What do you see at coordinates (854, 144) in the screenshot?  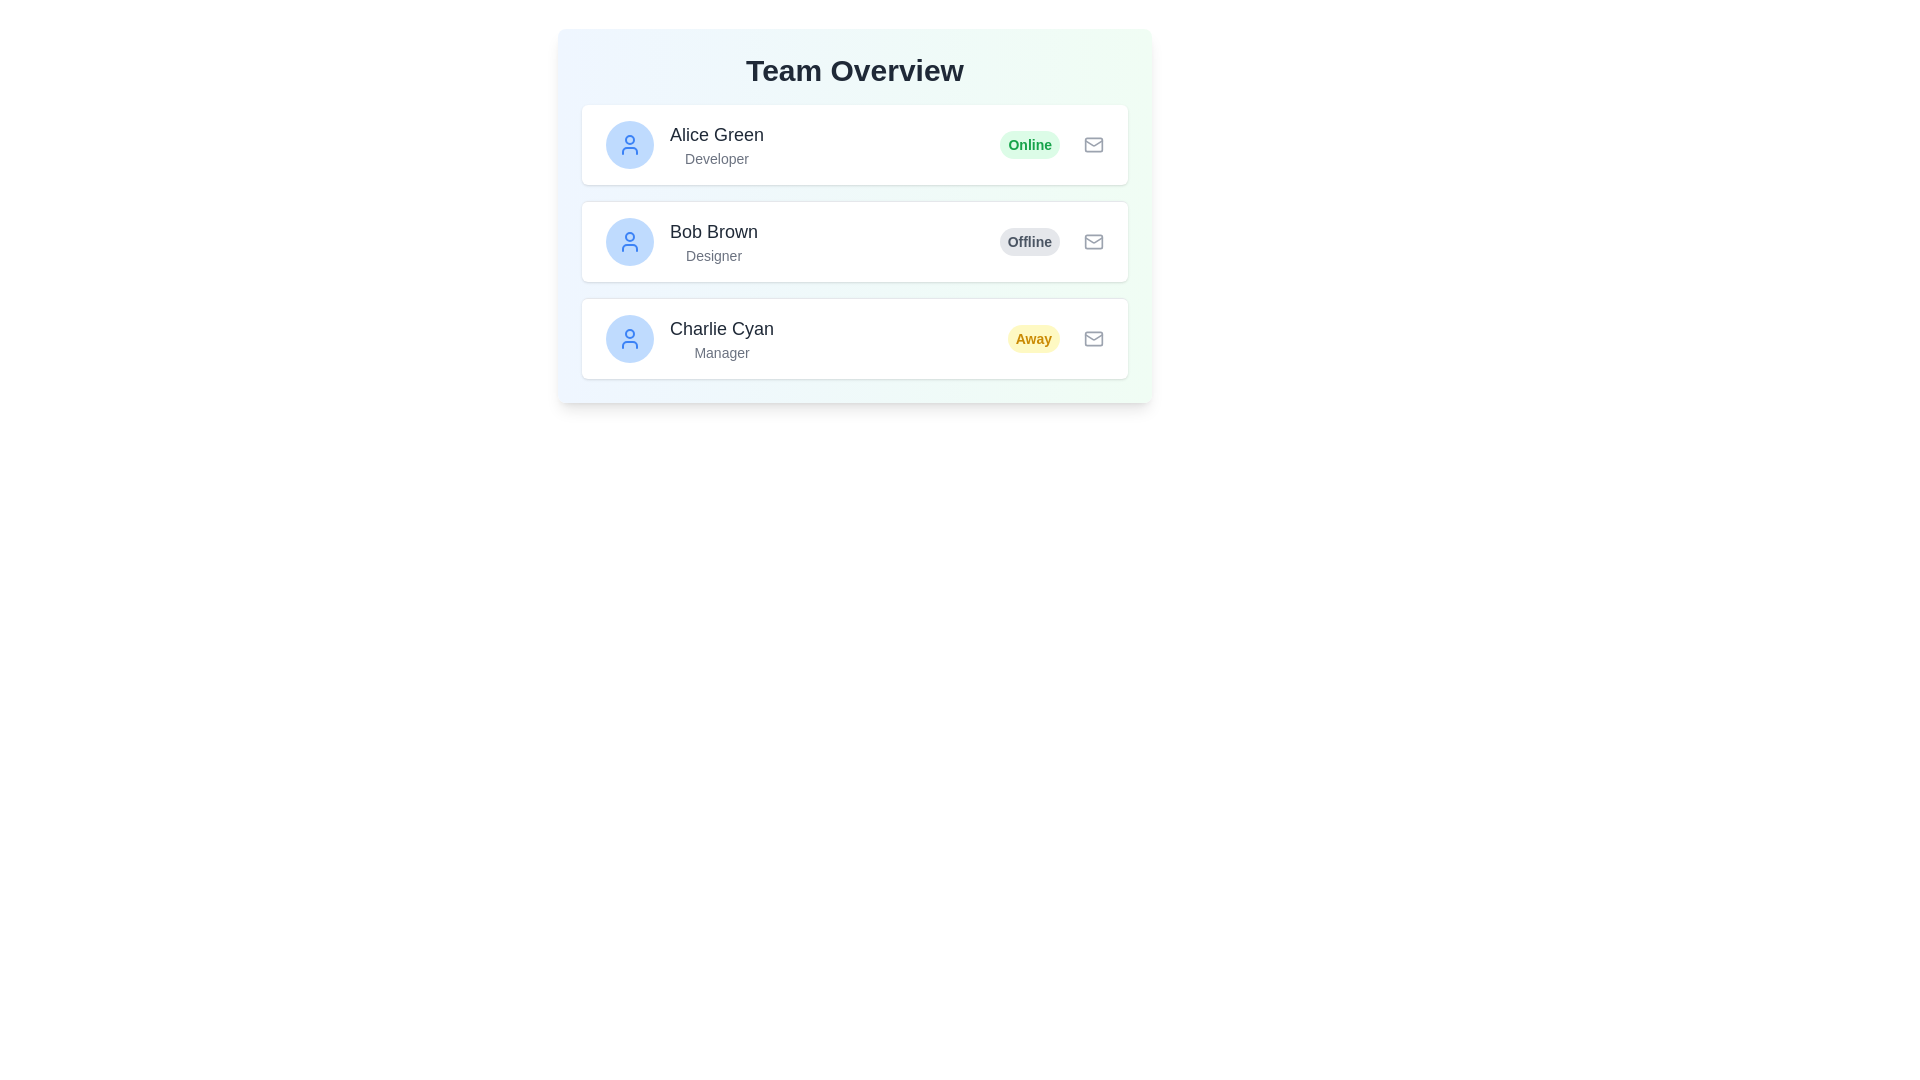 I see `the status indicator of the first List item card displaying user information, located at the top of the vertical list` at bounding box center [854, 144].